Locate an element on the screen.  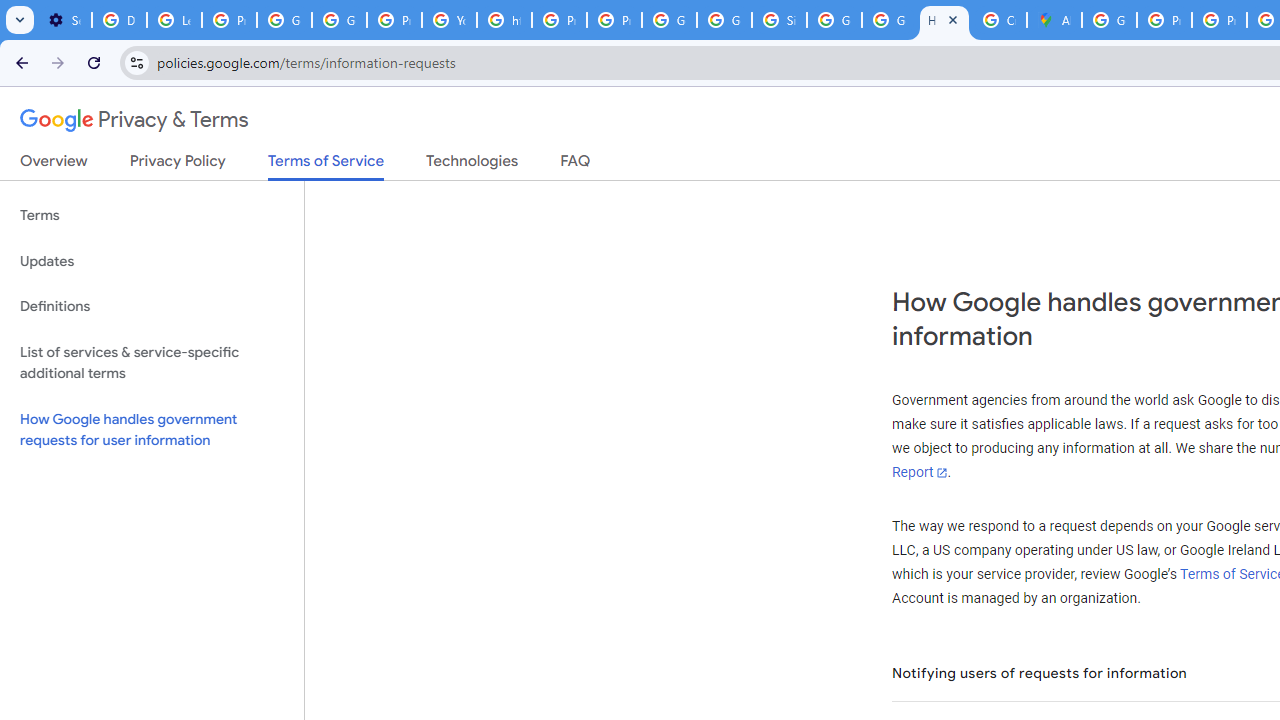
'Updates' is located at coordinates (151, 260).